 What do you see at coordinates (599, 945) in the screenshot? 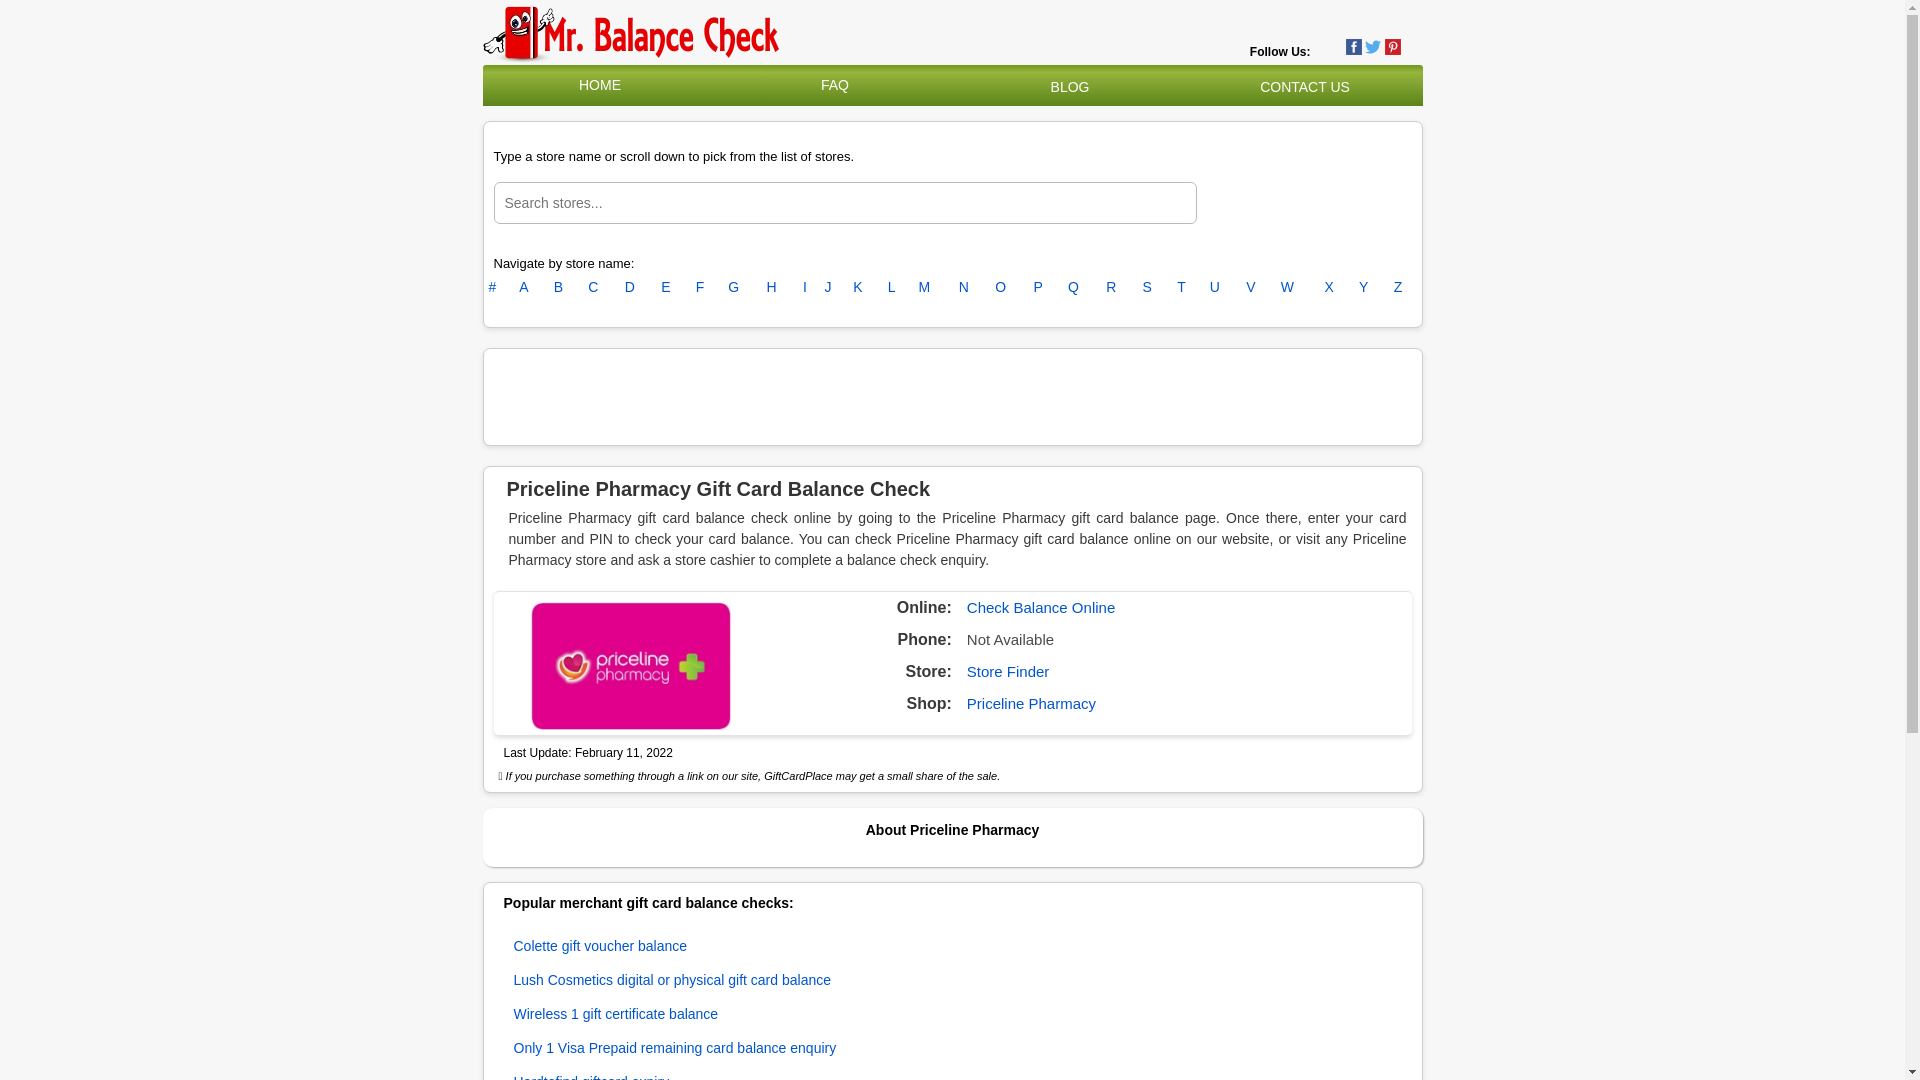
I see `'Colette gift voucher balance'` at bounding box center [599, 945].